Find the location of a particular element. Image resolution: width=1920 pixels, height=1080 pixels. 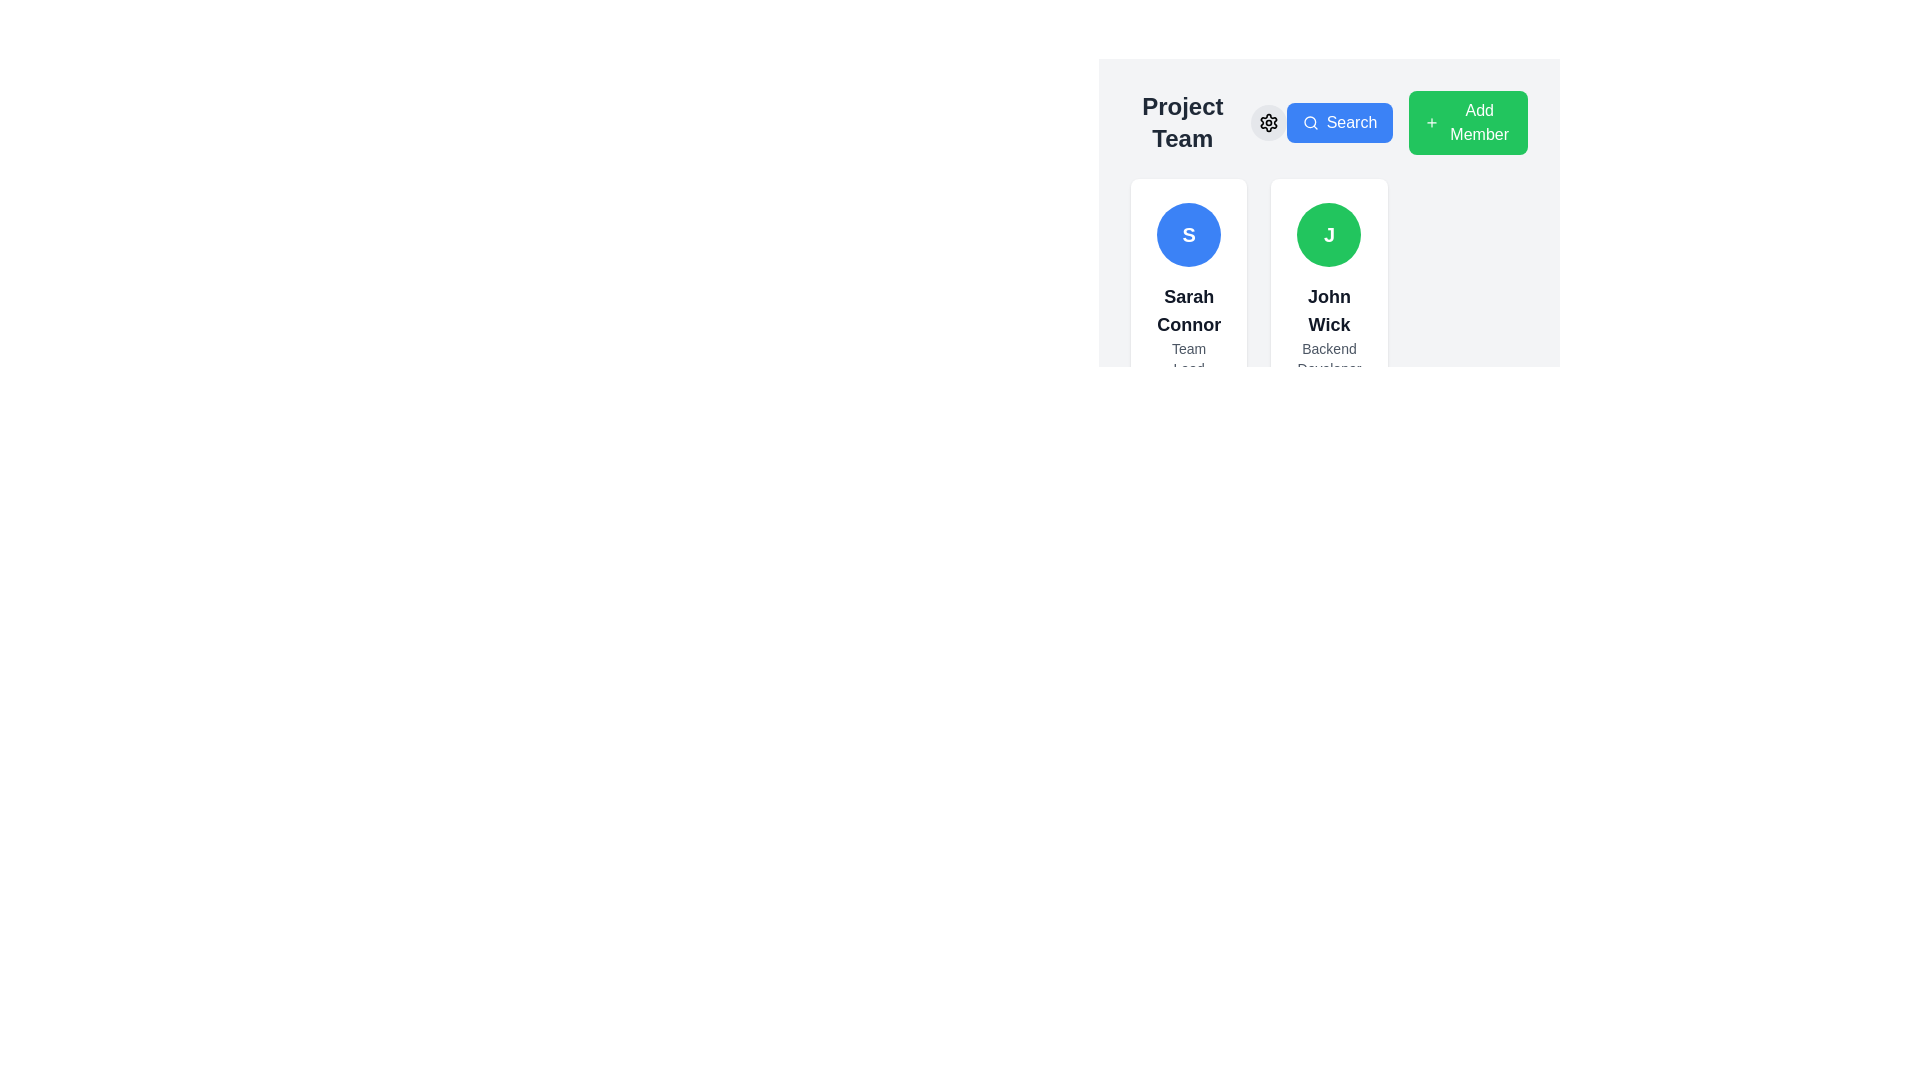

the static text label displaying 'Team Lead', which is located at the bottom of the card below the name 'Sarah Connor' is located at coordinates (1189, 357).